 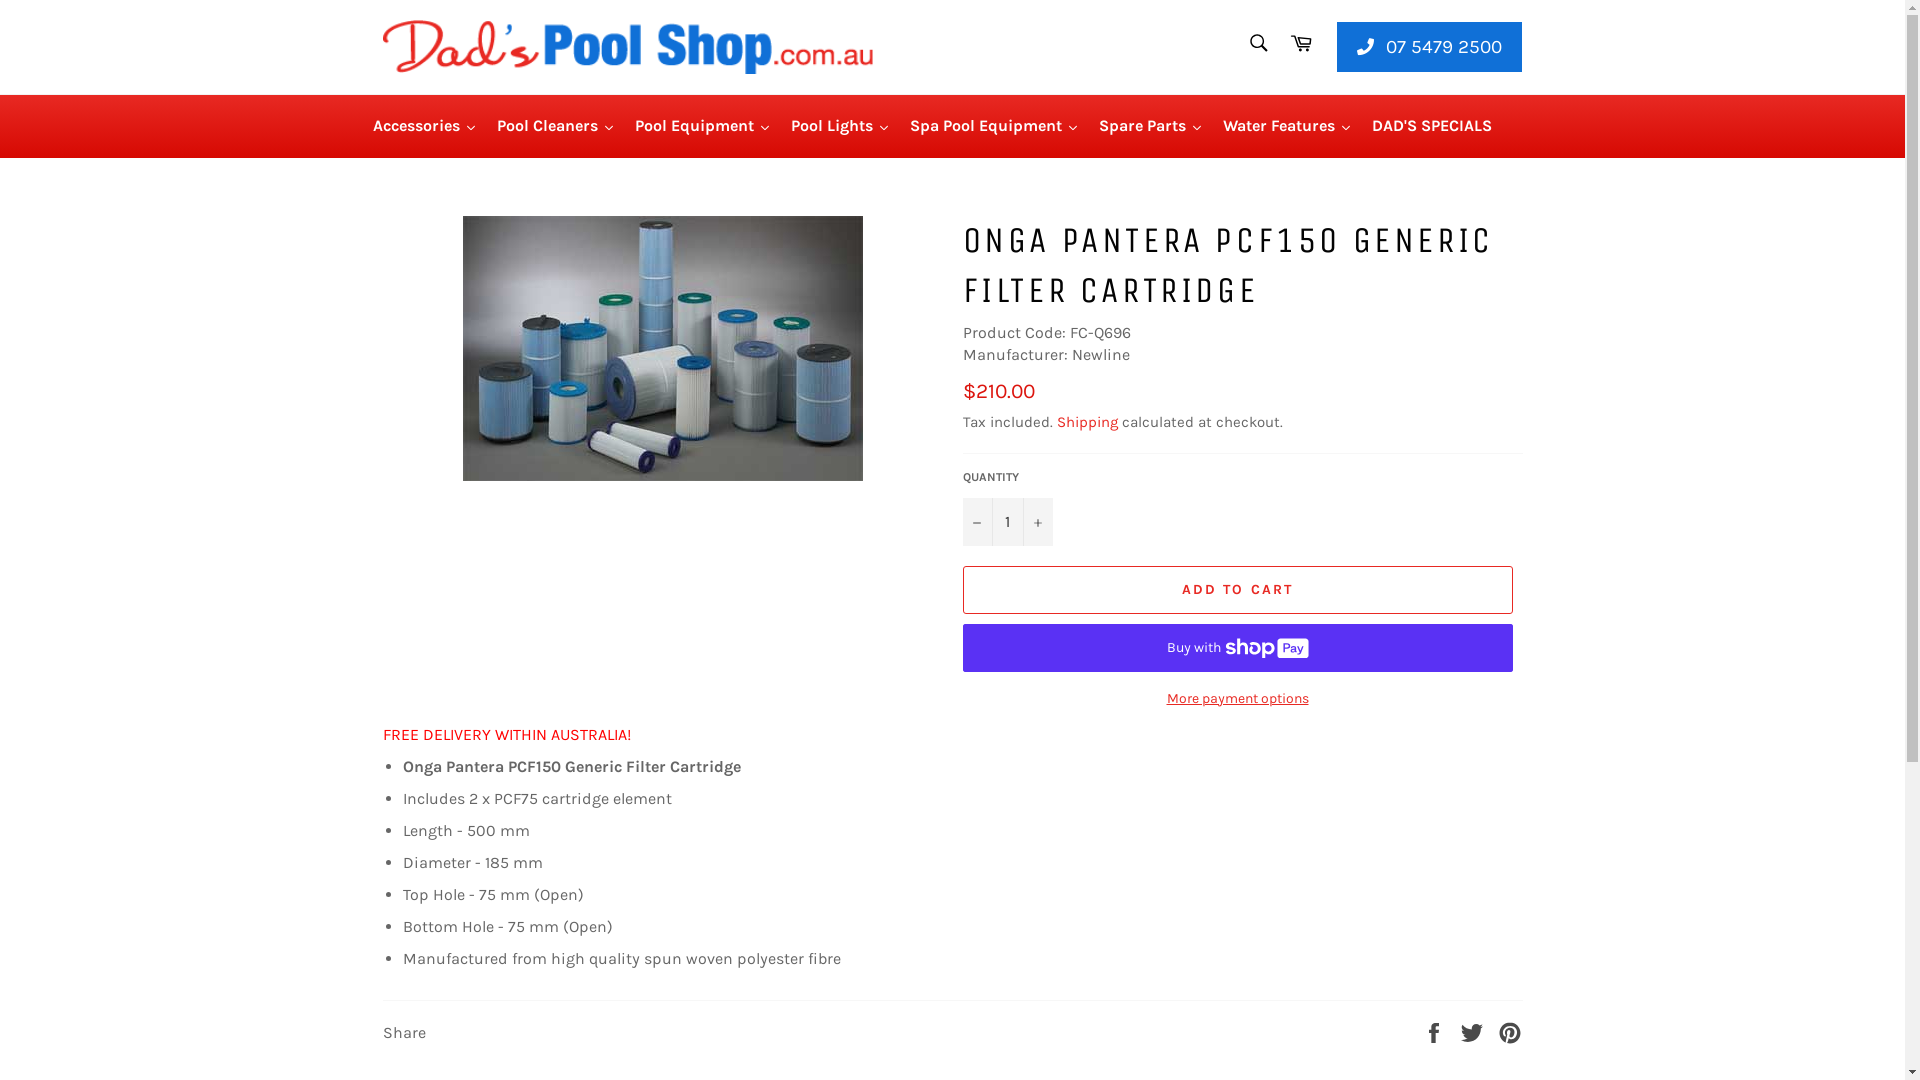 I want to click on 'Pool Cleaners', so click(x=485, y=126).